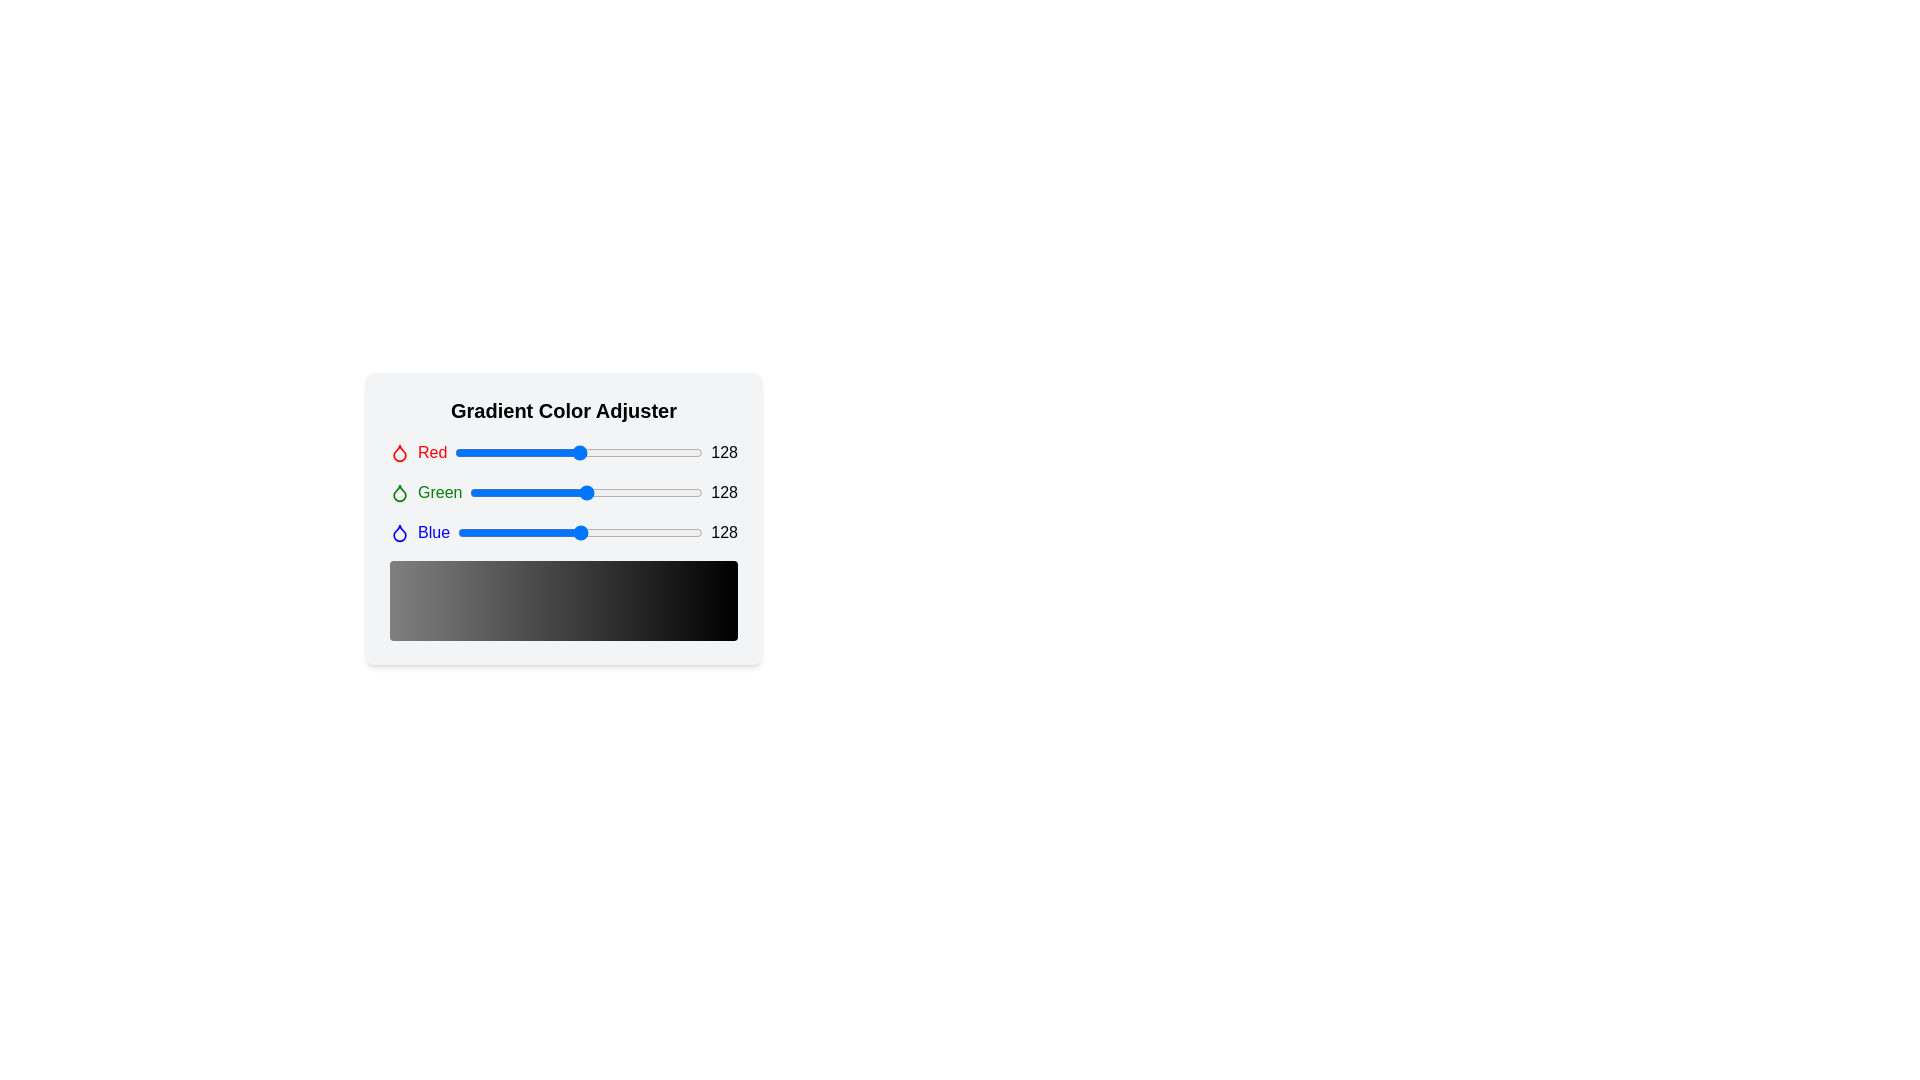 This screenshot has height=1080, width=1920. Describe the element at coordinates (500, 452) in the screenshot. I see `the red color slider to 46` at that location.